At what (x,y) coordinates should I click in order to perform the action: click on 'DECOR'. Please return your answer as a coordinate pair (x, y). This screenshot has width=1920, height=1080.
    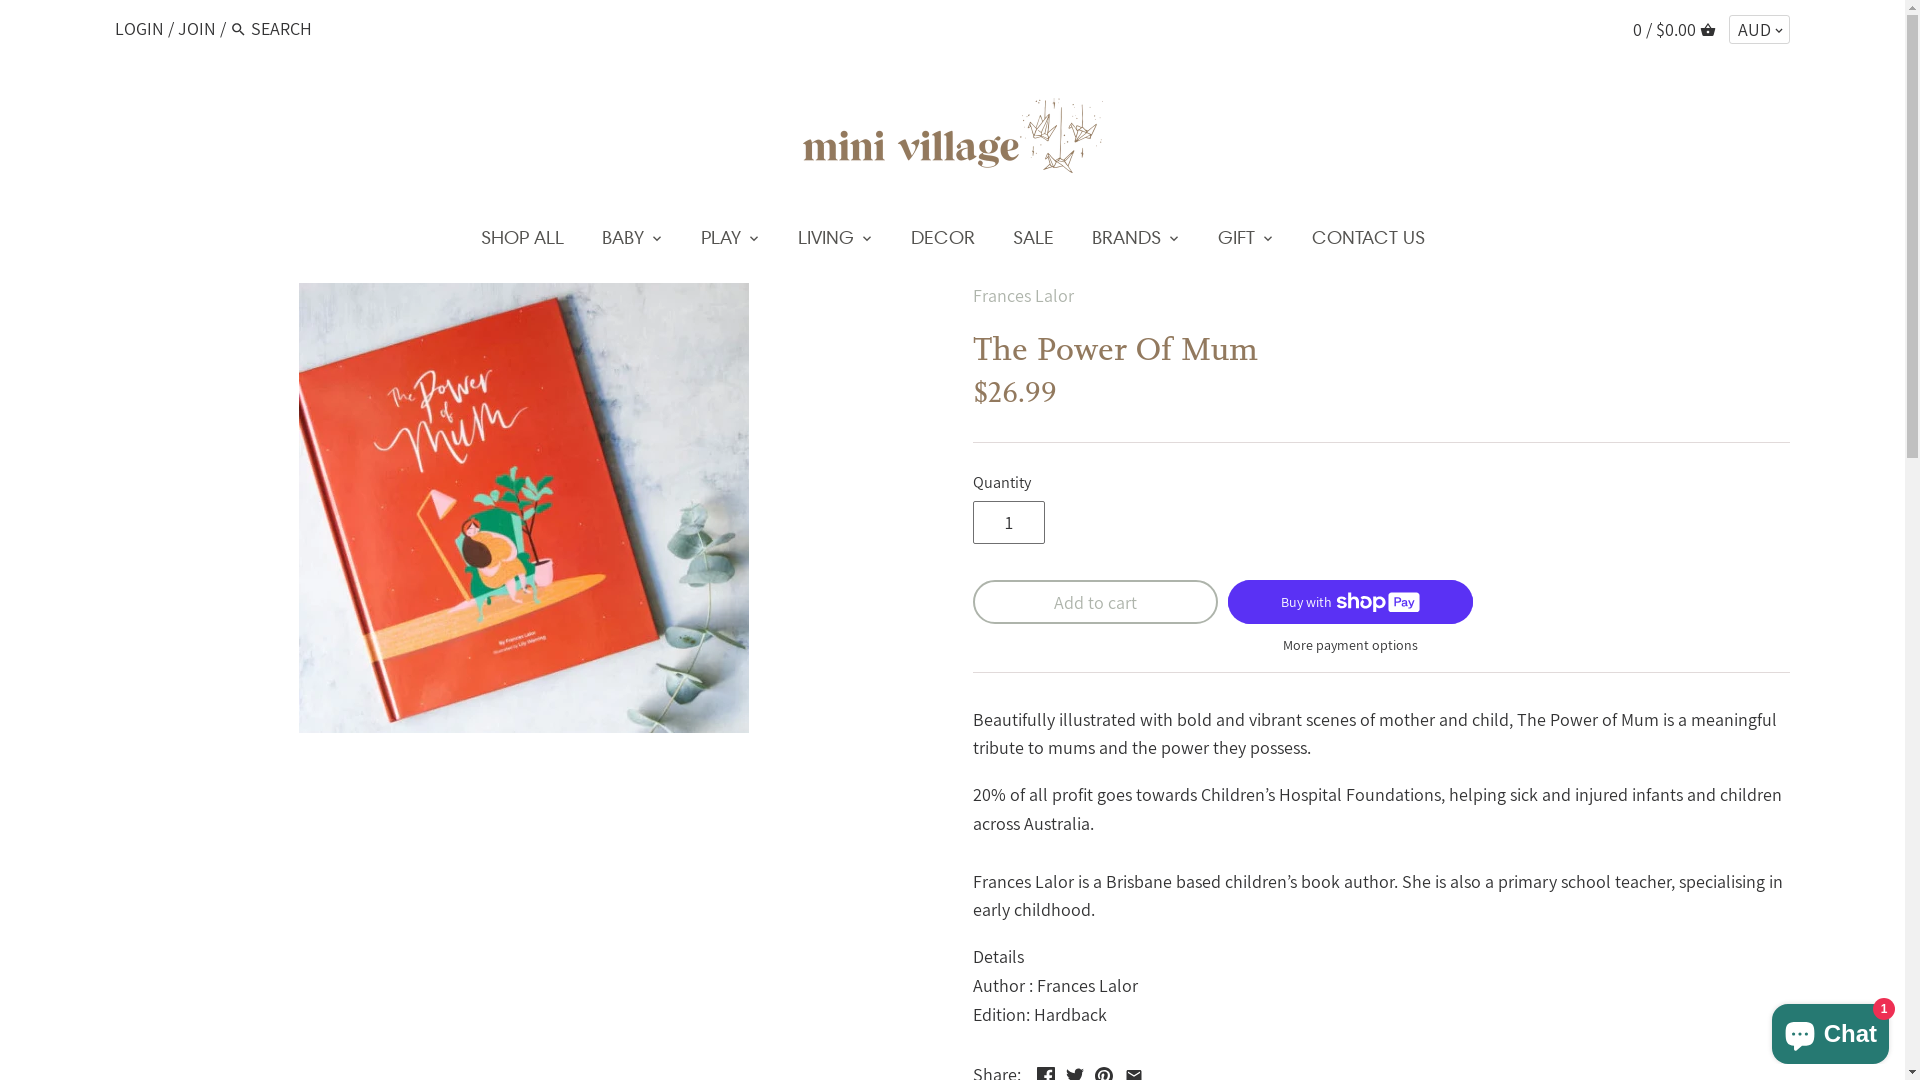
    Looking at the image, I should click on (941, 240).